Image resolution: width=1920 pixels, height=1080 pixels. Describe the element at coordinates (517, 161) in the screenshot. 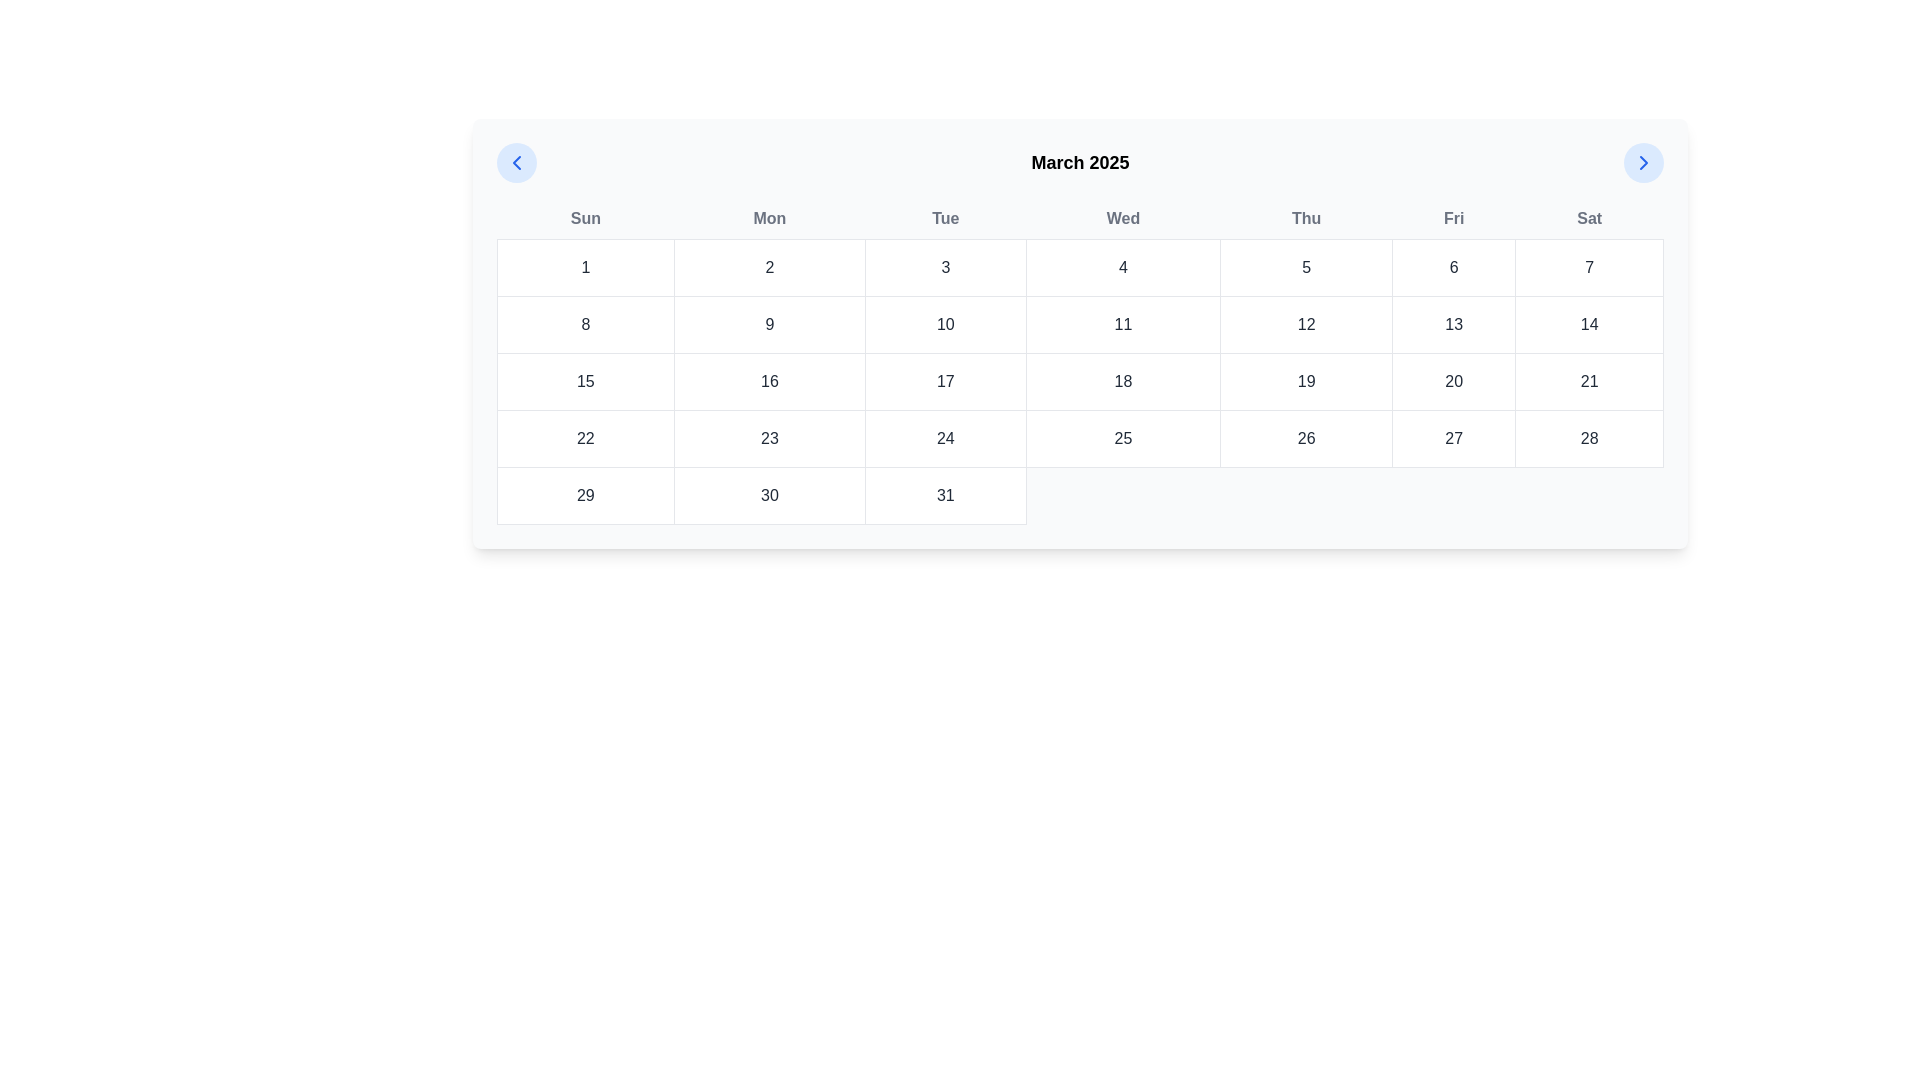

I see `the Button (Chevron Icon) located at the top-left corner of the calendar interface` at that location.